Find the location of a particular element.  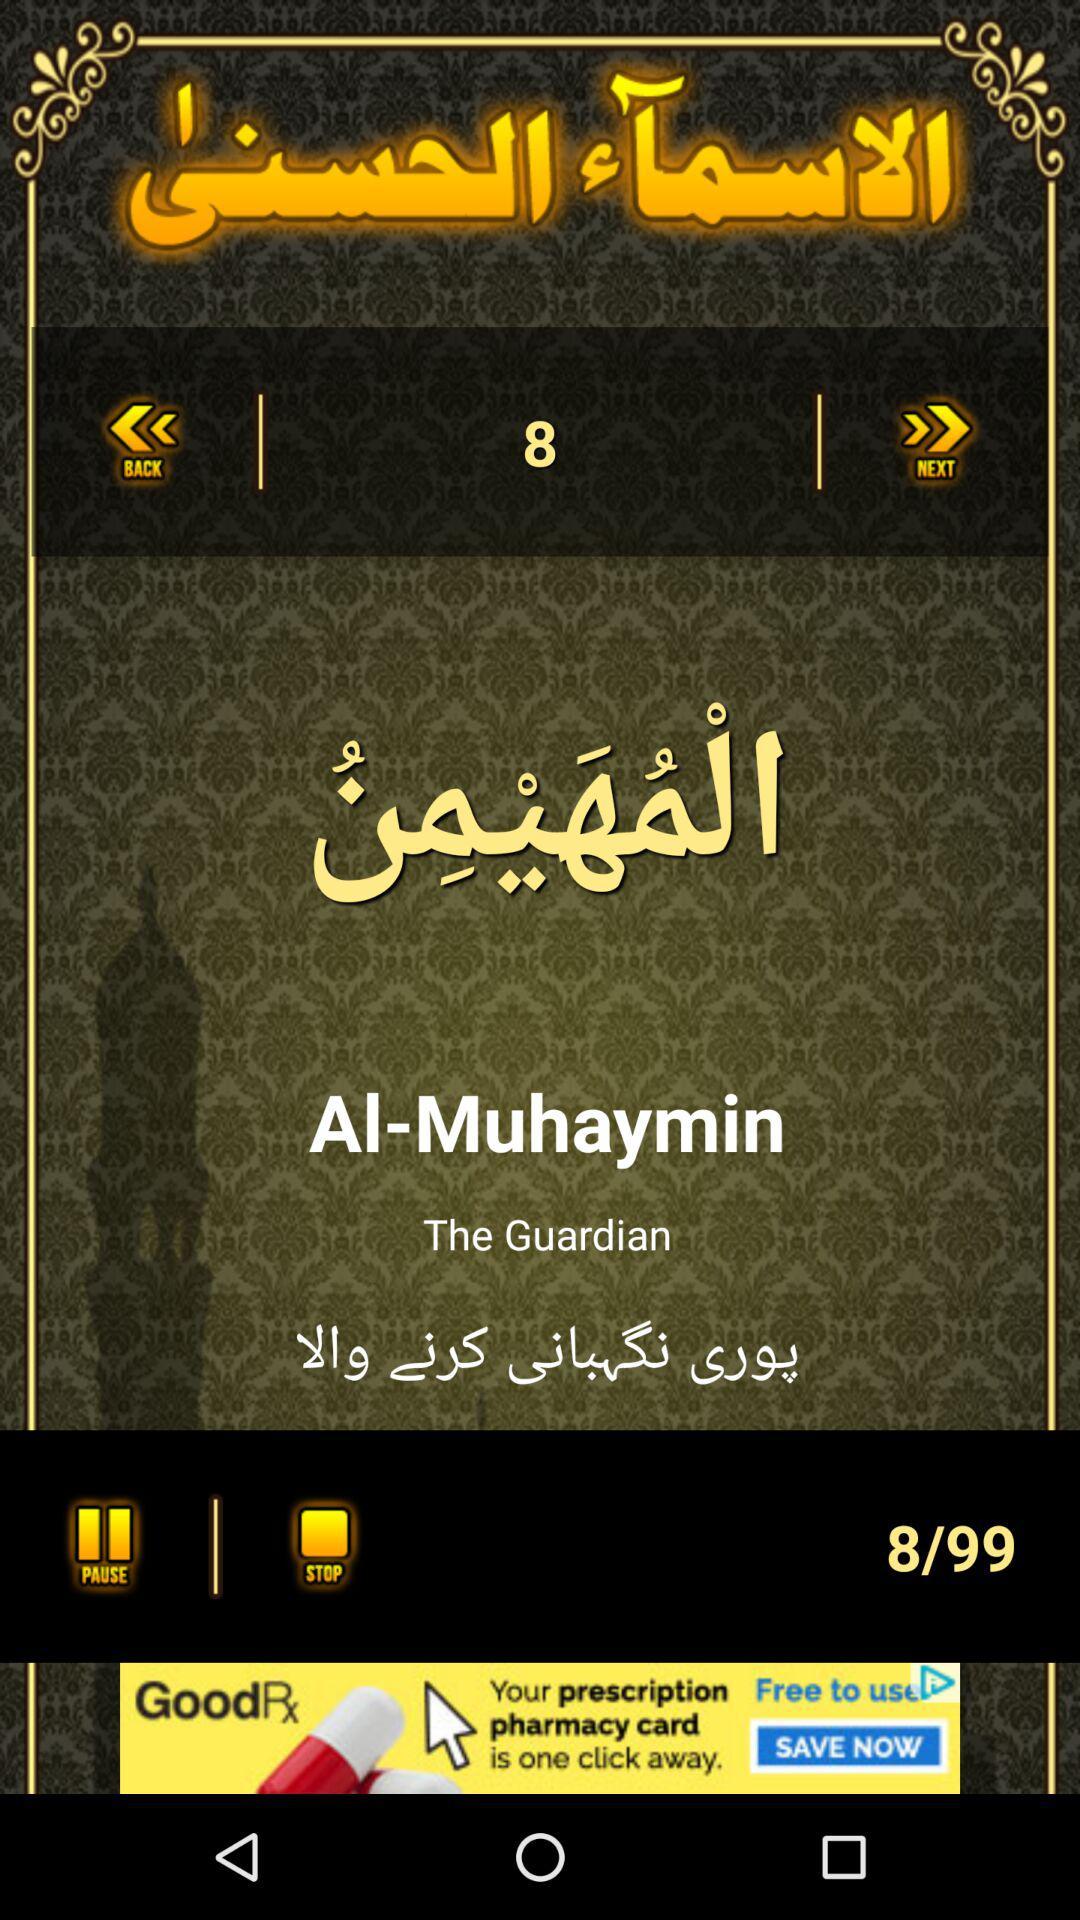

go next option is located at coordinates (937, 440).